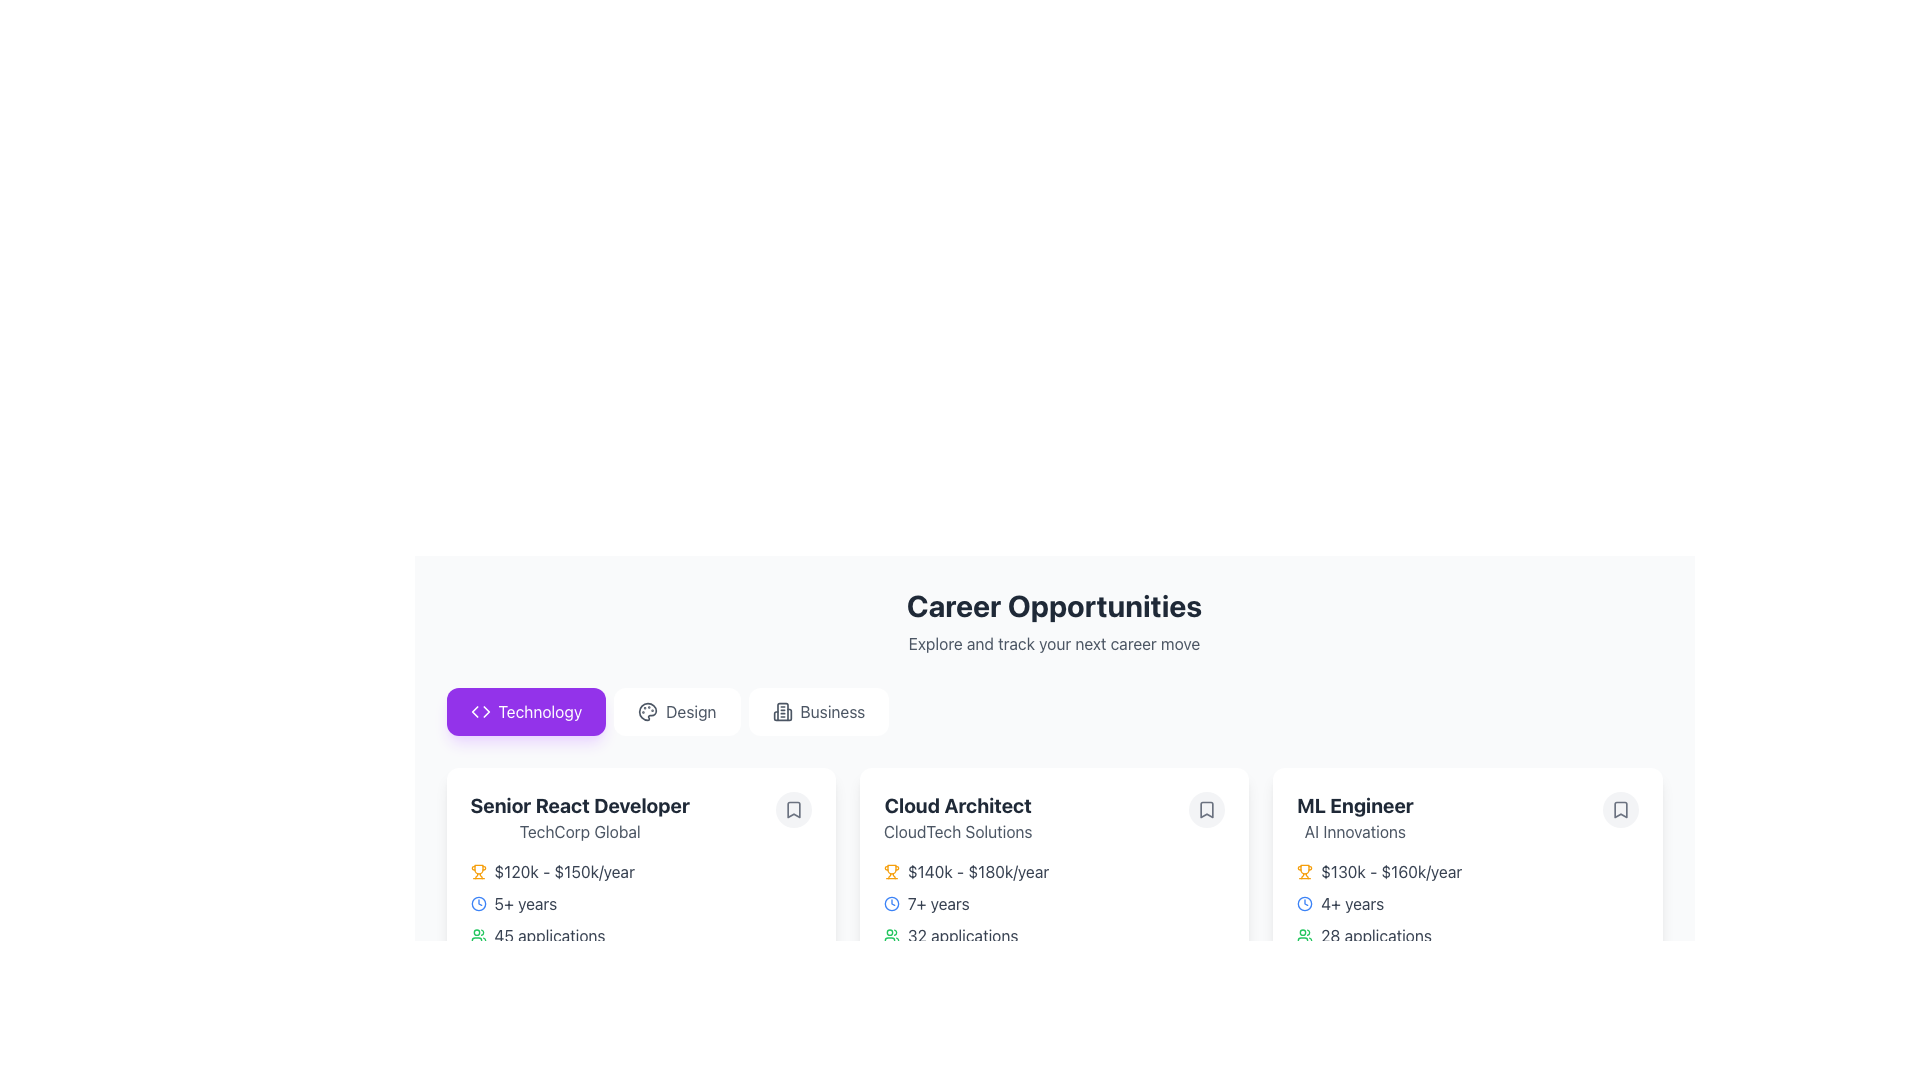 This screenshot has height=1080, width=1920. Describe the element at coordinates (818, 711) in the screenshot. I see `the third button in the horizontal row labeled 'Business'` at that location.